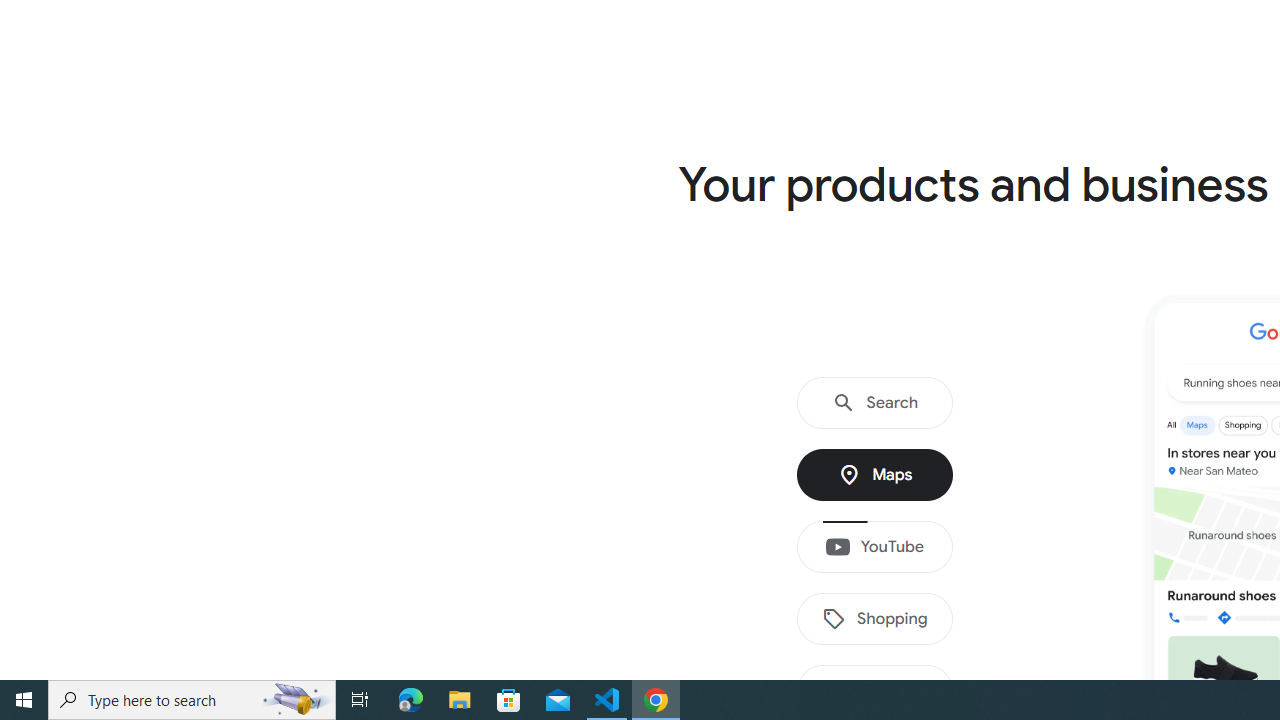 The image size is (1280, 720). What do you see at coordinates (875, 547) in the screenshot?
I see `'YouTube'` at bounding box center [875, 547].